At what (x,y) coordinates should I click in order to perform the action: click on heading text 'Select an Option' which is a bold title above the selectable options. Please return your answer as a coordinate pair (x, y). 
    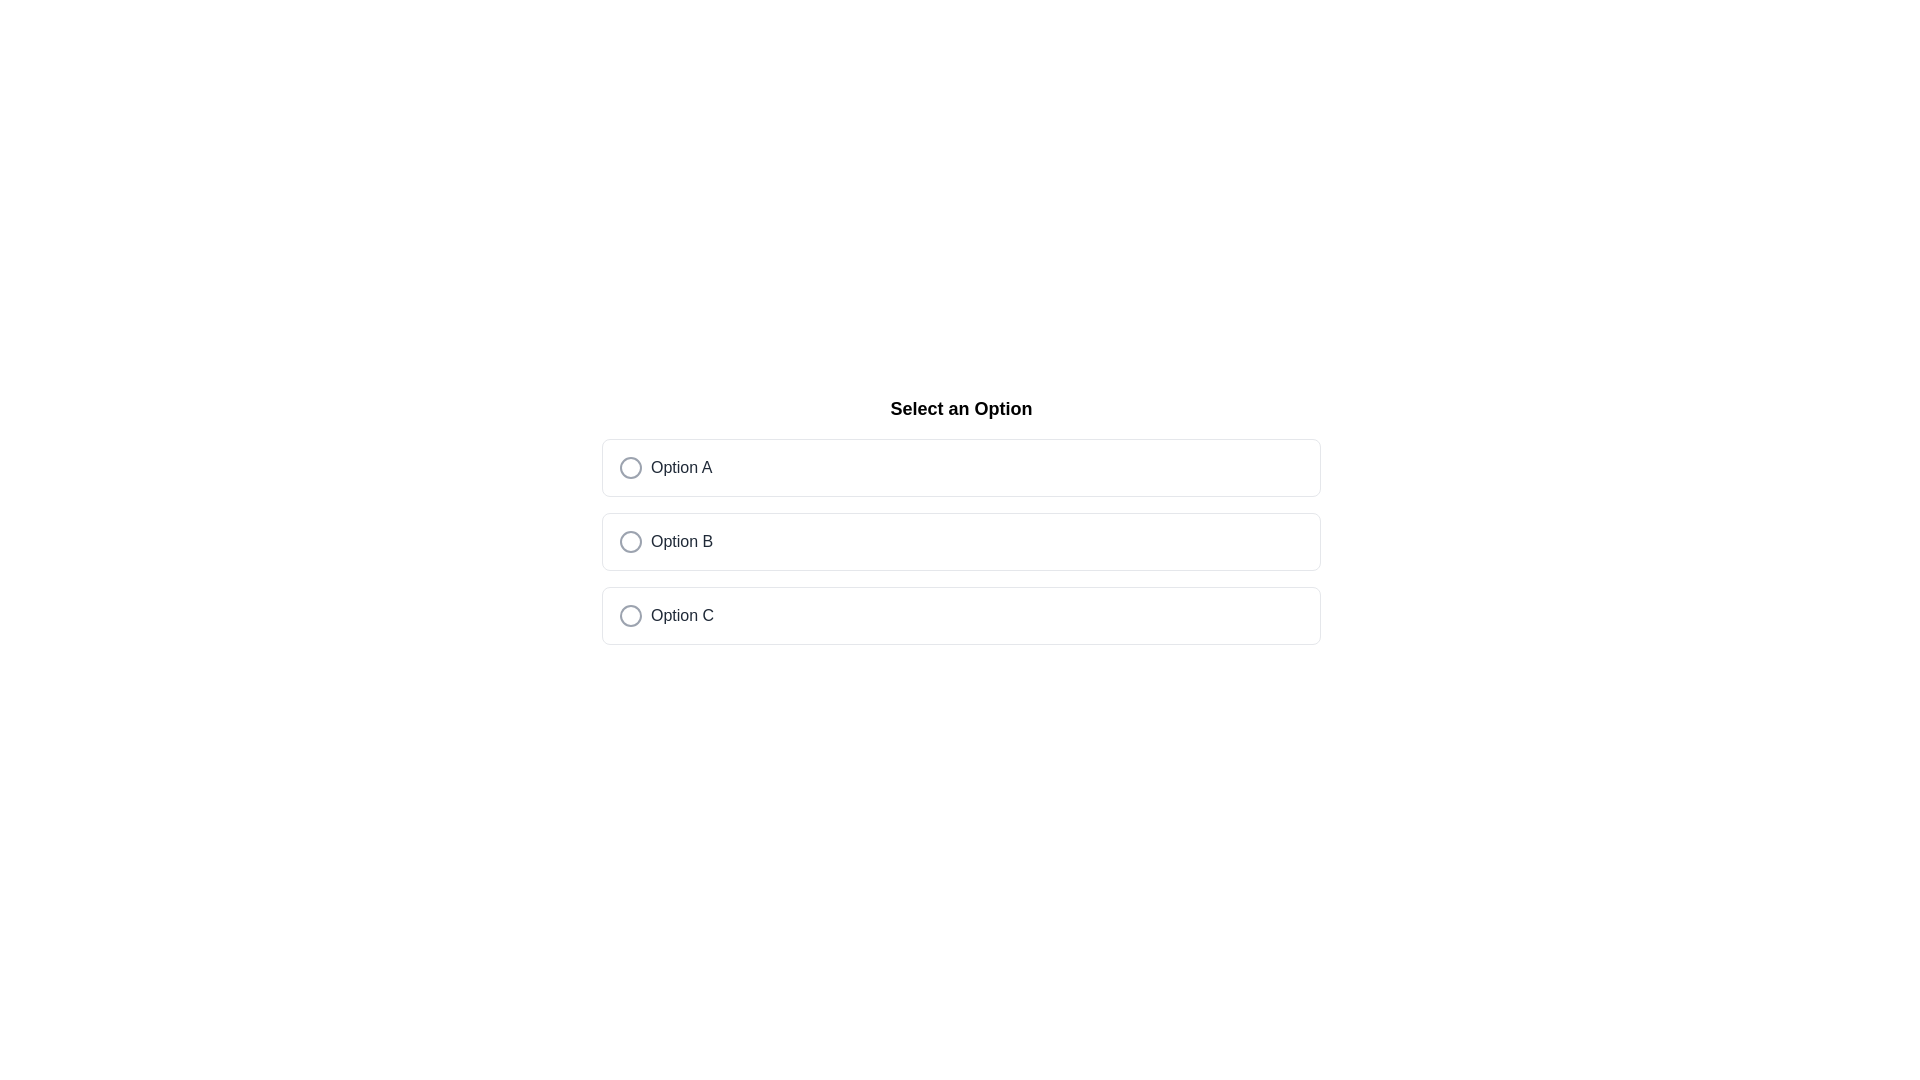
    Looking at the image, I should click on (961, 407).